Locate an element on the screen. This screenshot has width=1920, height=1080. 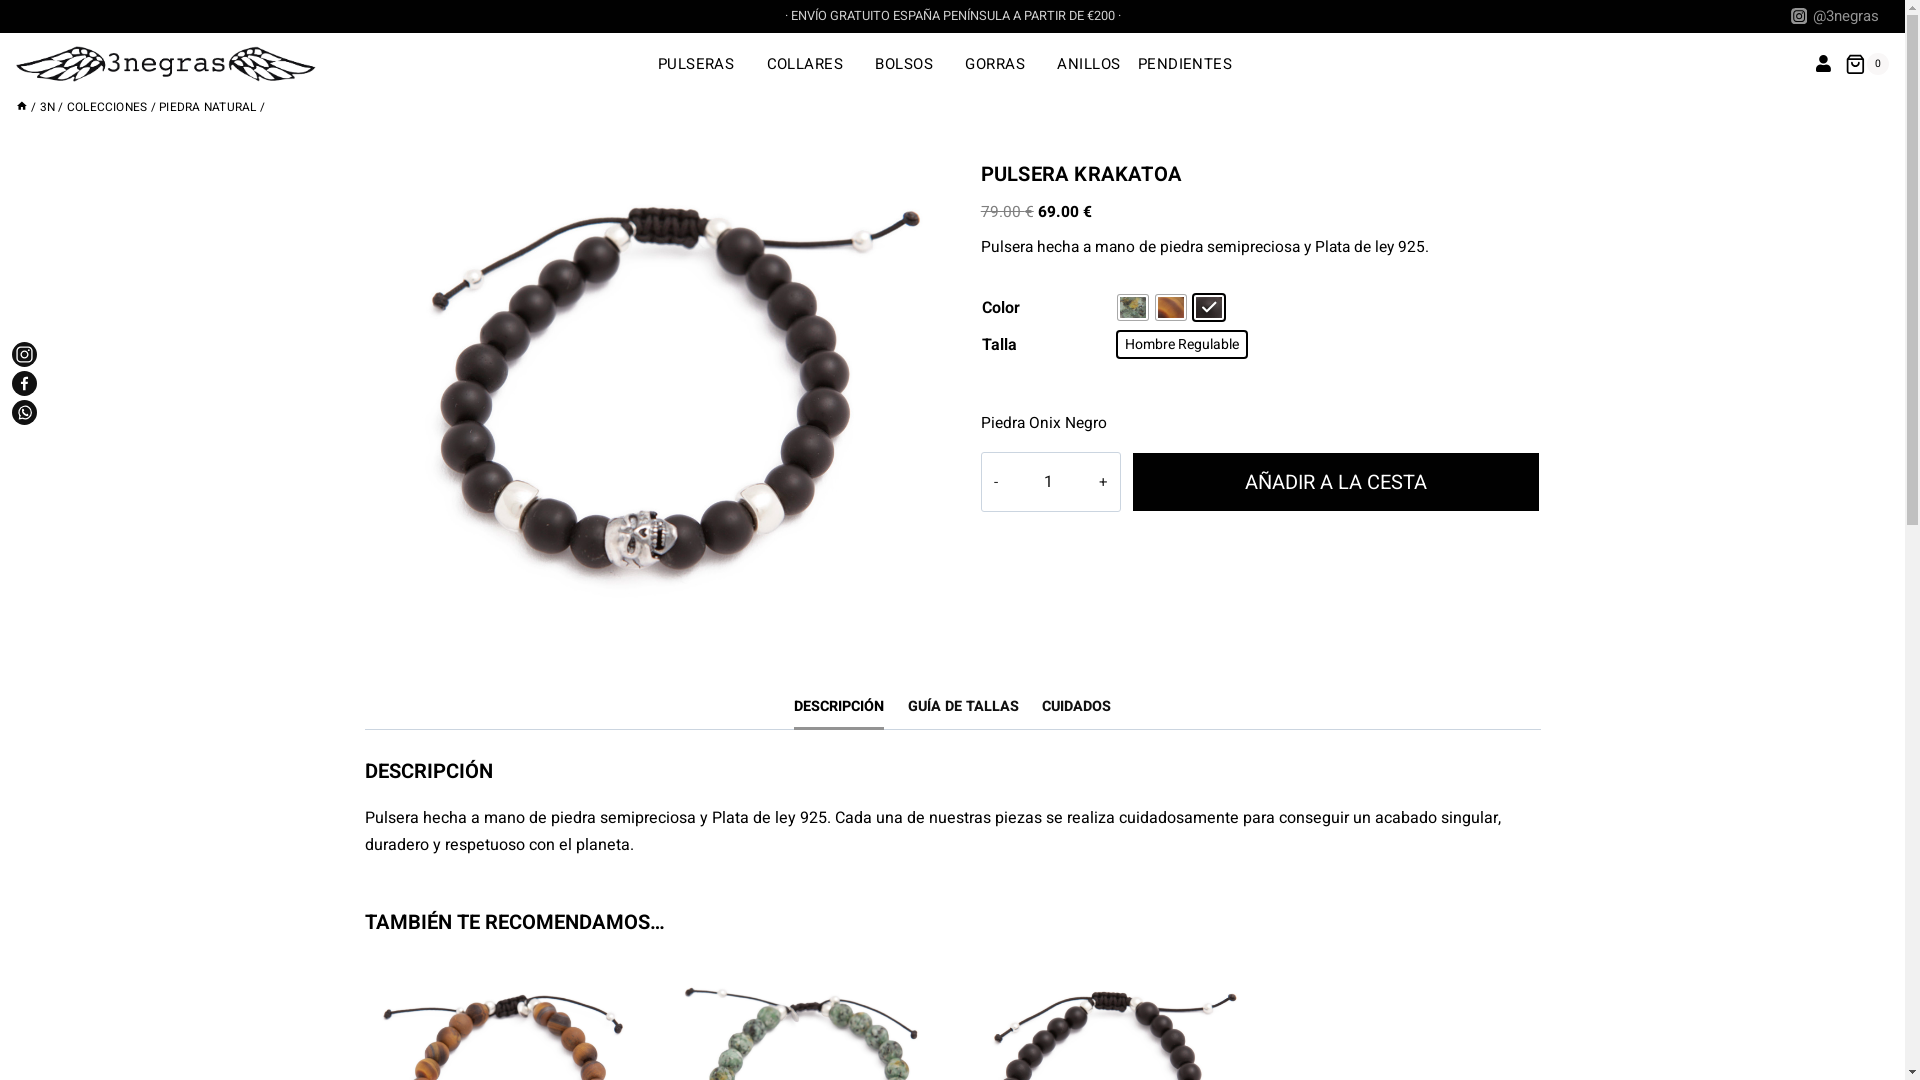
'Whatsapp' is located at coordinates (24, 411).